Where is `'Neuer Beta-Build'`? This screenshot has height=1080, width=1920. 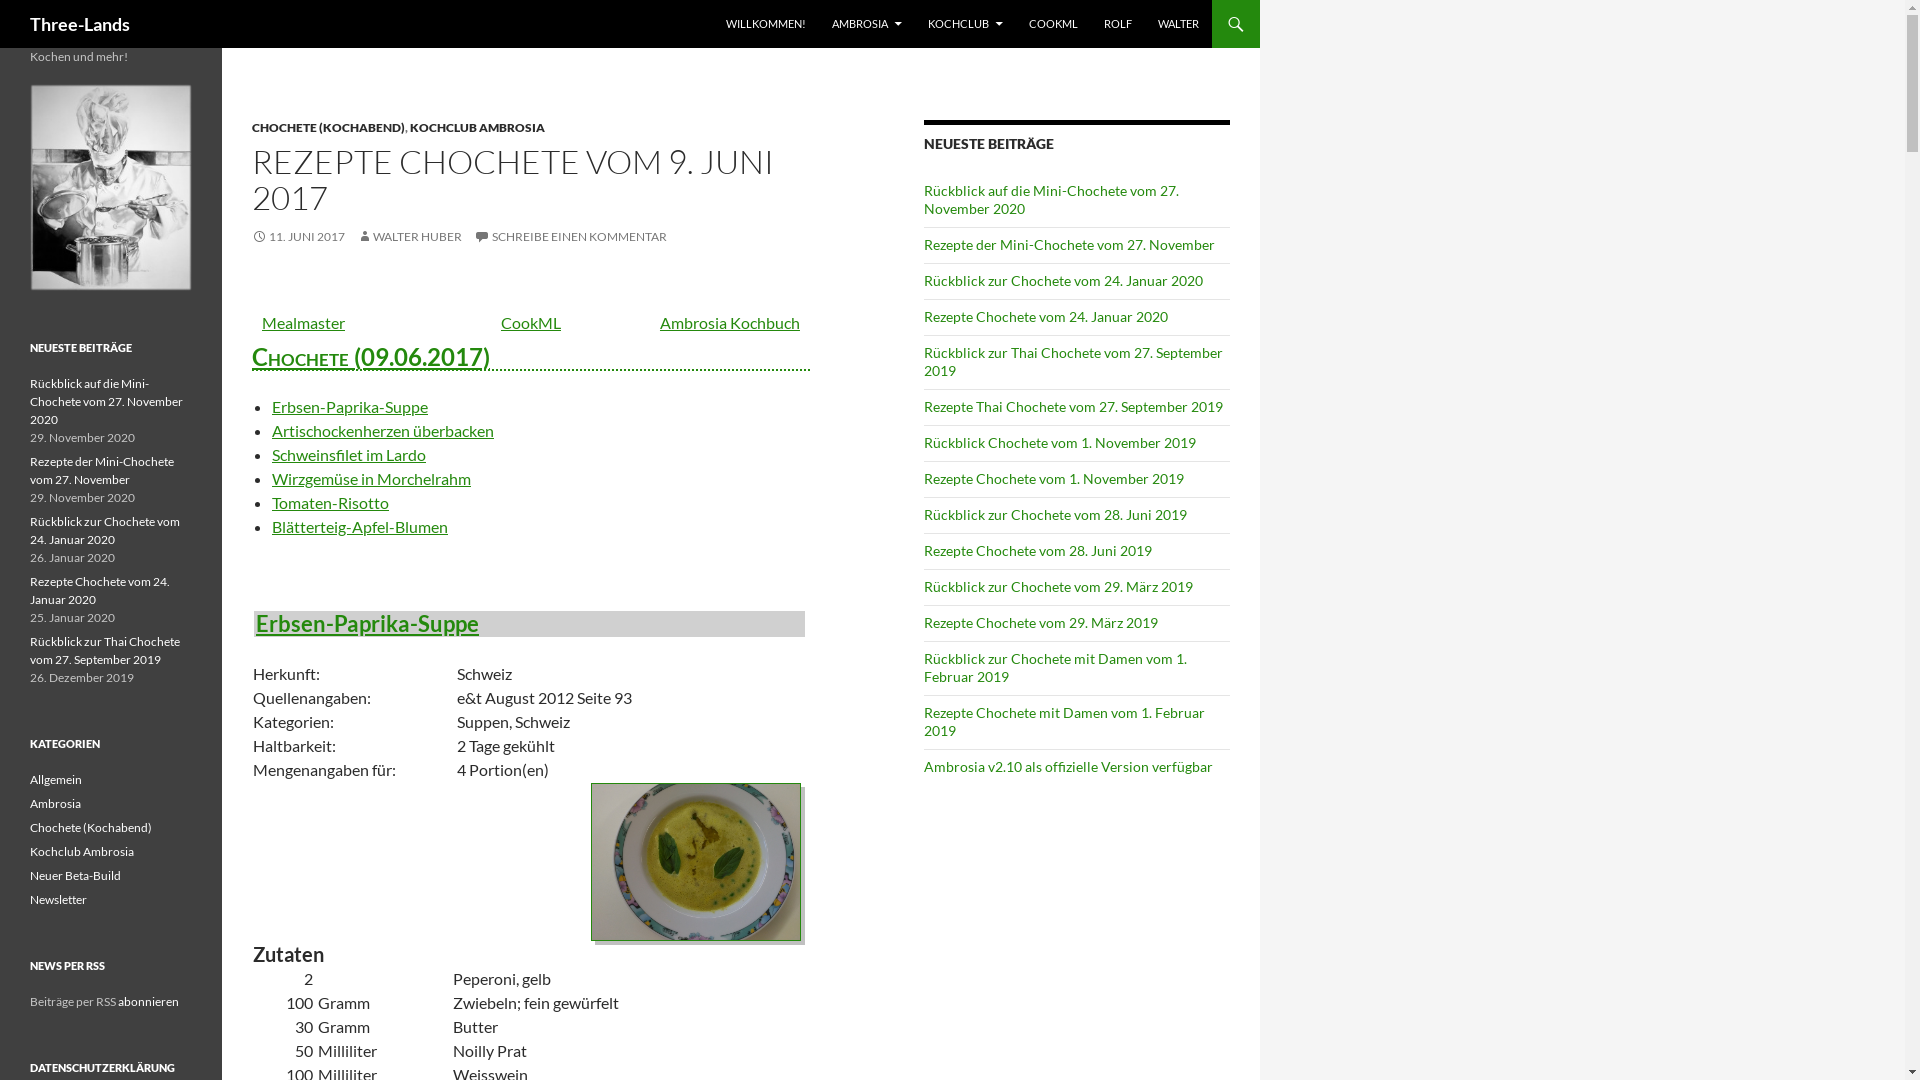
'Neuer Beta-Build' is located at coordinates (75, 874).